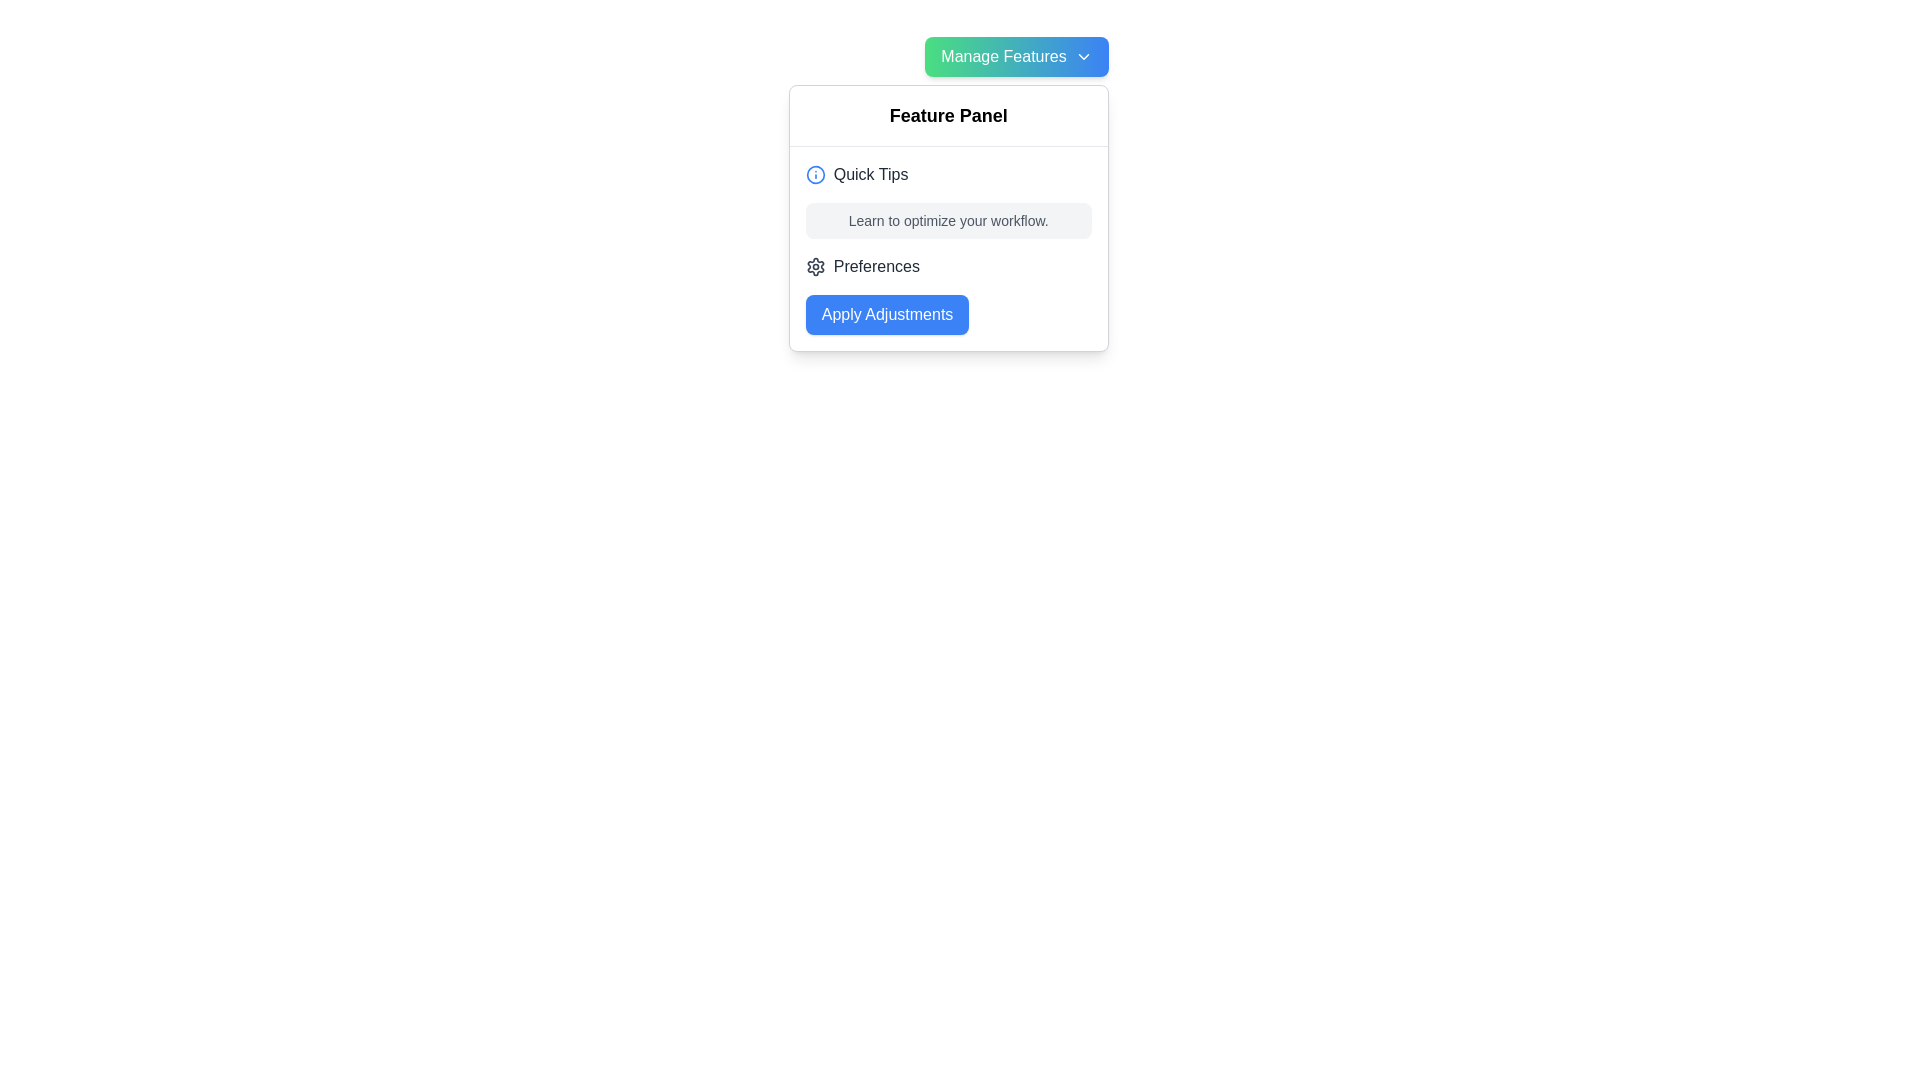  I want to click on the settings icon located to the left of the 'Preferences' text within the 'Feature Panel', so click(815, 265).